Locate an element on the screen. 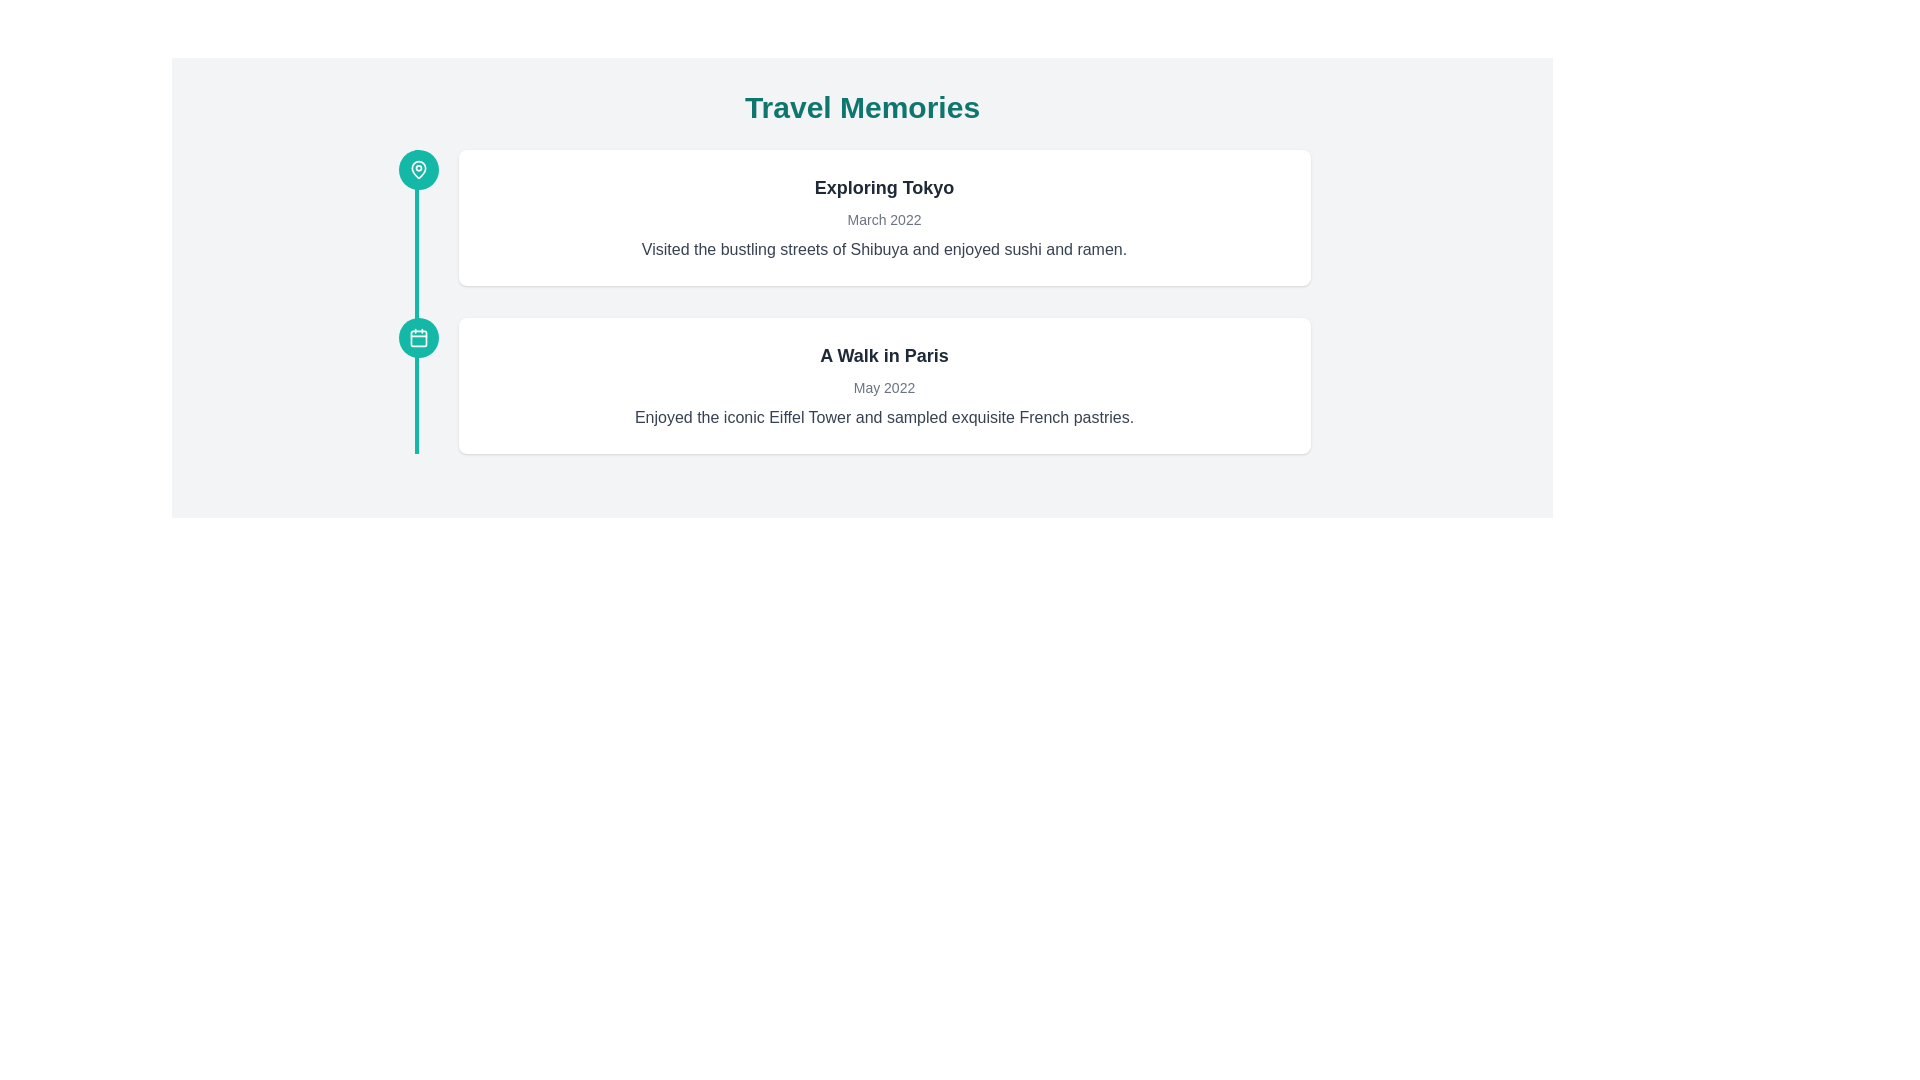  the static text label displaying 'March 2022' which is located under the title 'Exploring Tokyo' in a card-style layout is located at coordinates (883, 219).